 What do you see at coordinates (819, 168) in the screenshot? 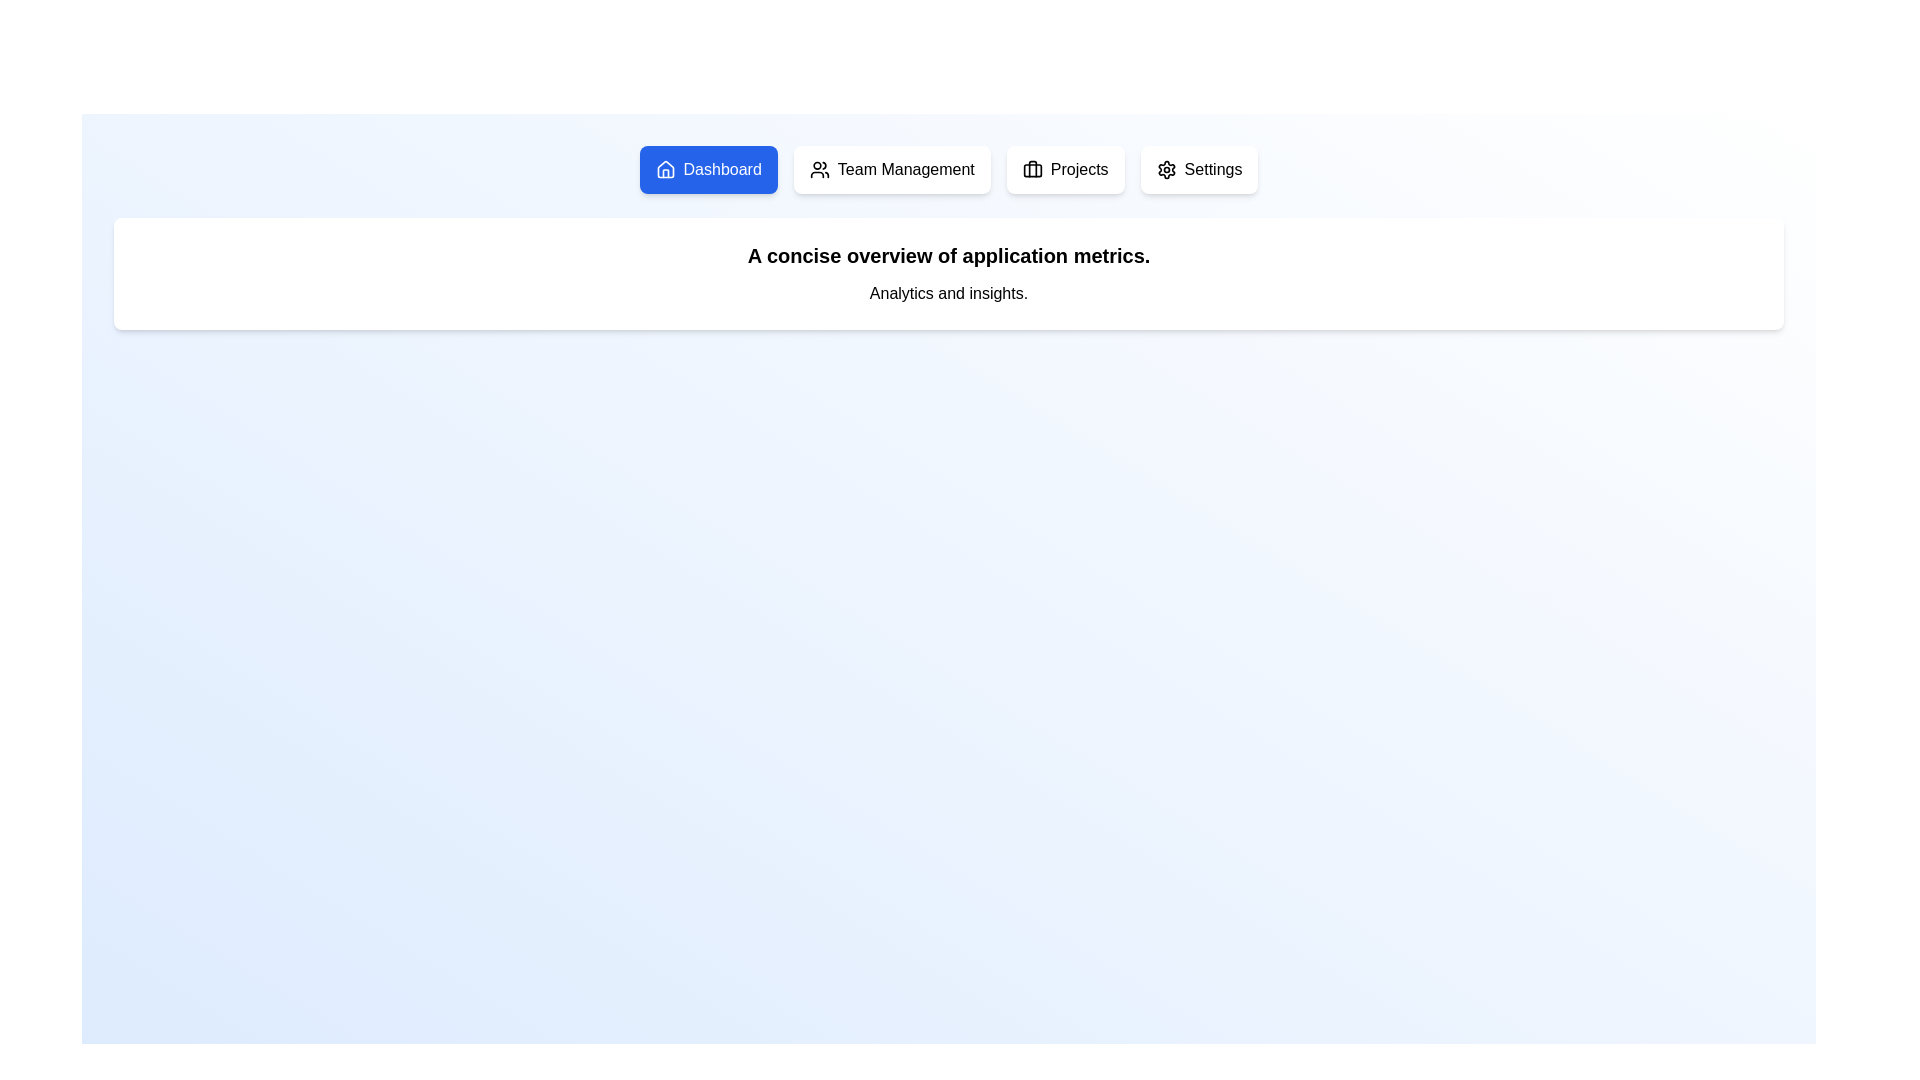
I see `the compact icon depicting a group of people located within the 'Team Management' button in the navigation bar` at bounding box center [819, 168].